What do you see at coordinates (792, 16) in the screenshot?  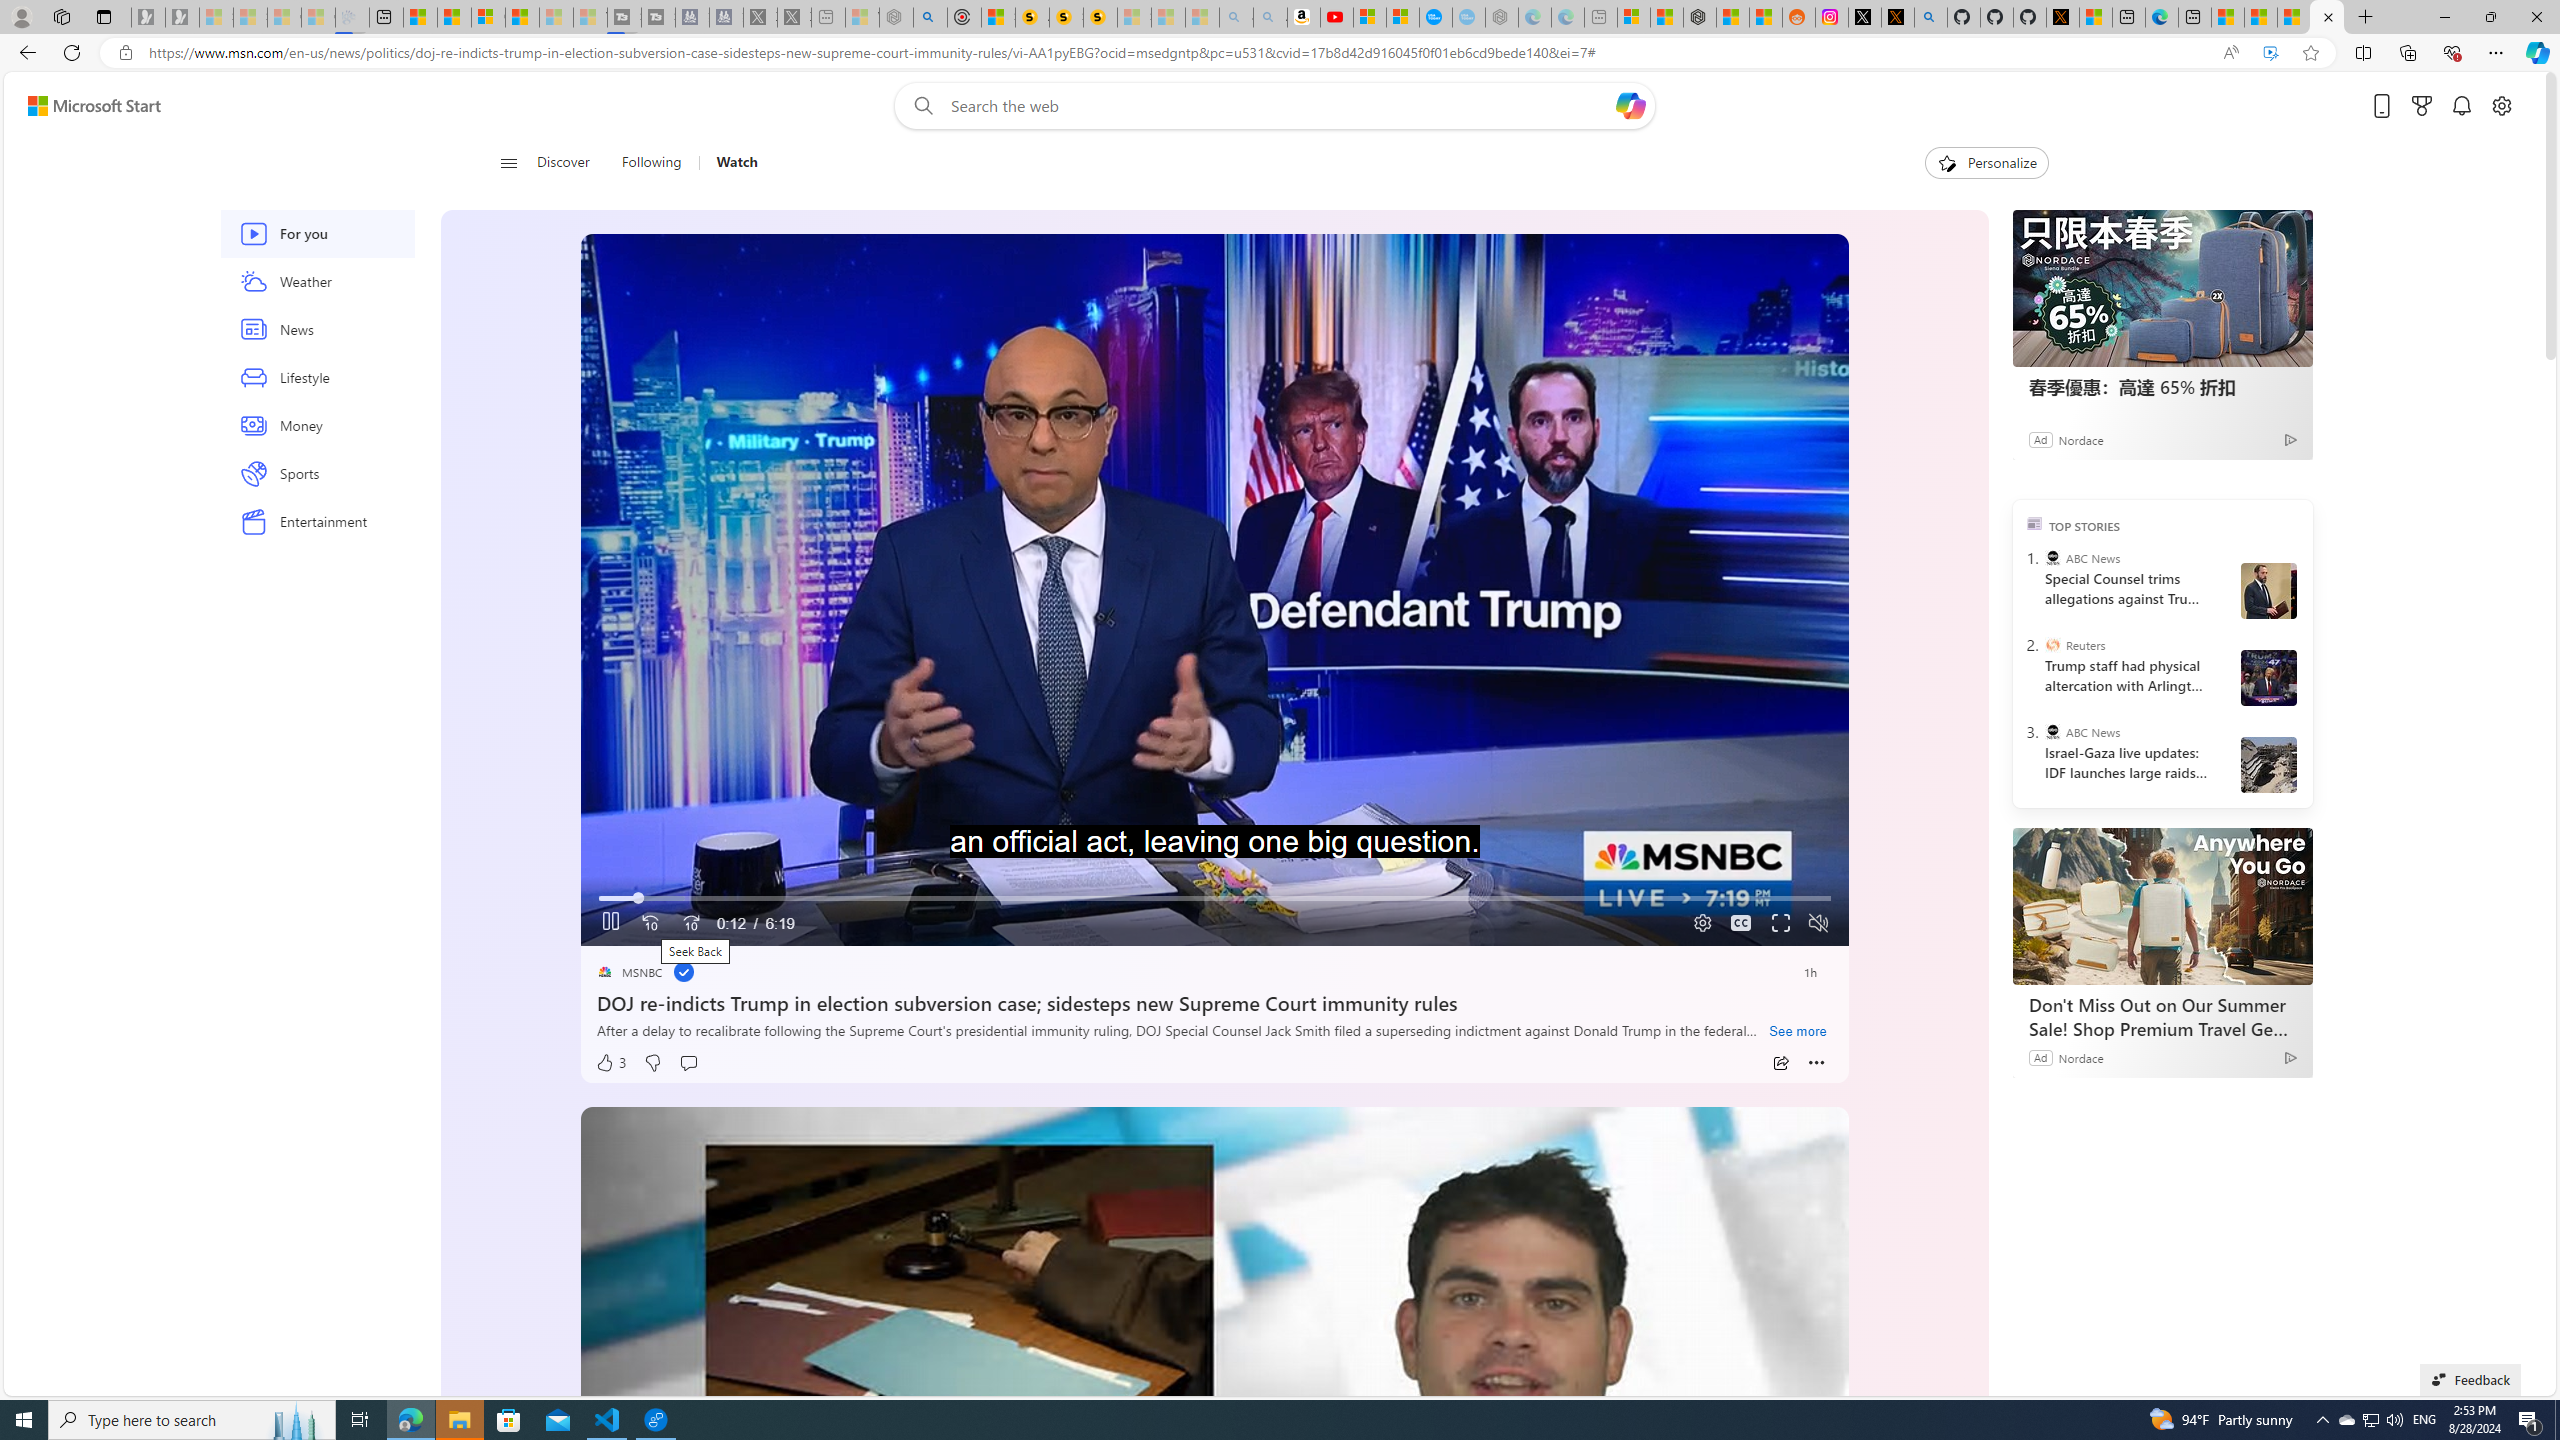 I see `'X - Sleeping'` at bounding box center [792, 16].